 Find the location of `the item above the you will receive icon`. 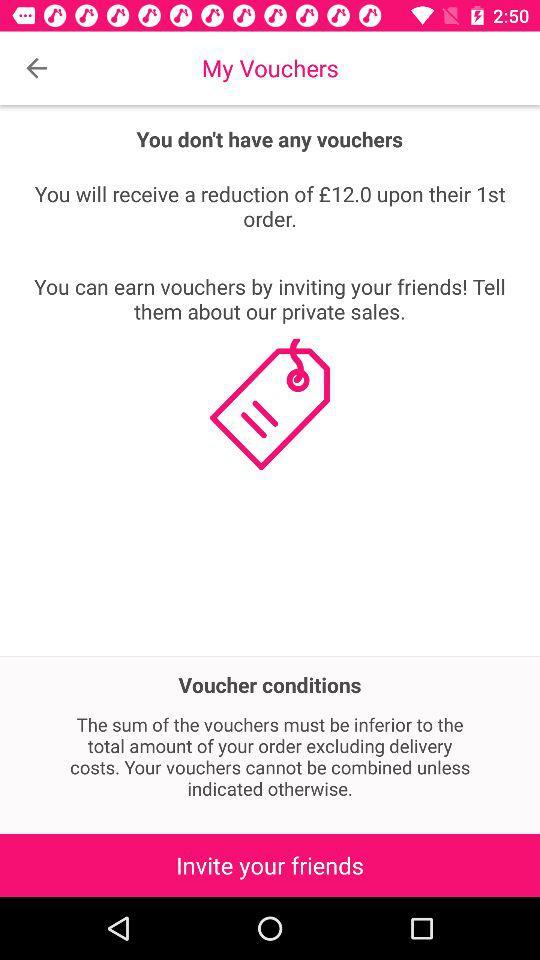

the item above the you will receive icon is located at coordinates (36, 68).